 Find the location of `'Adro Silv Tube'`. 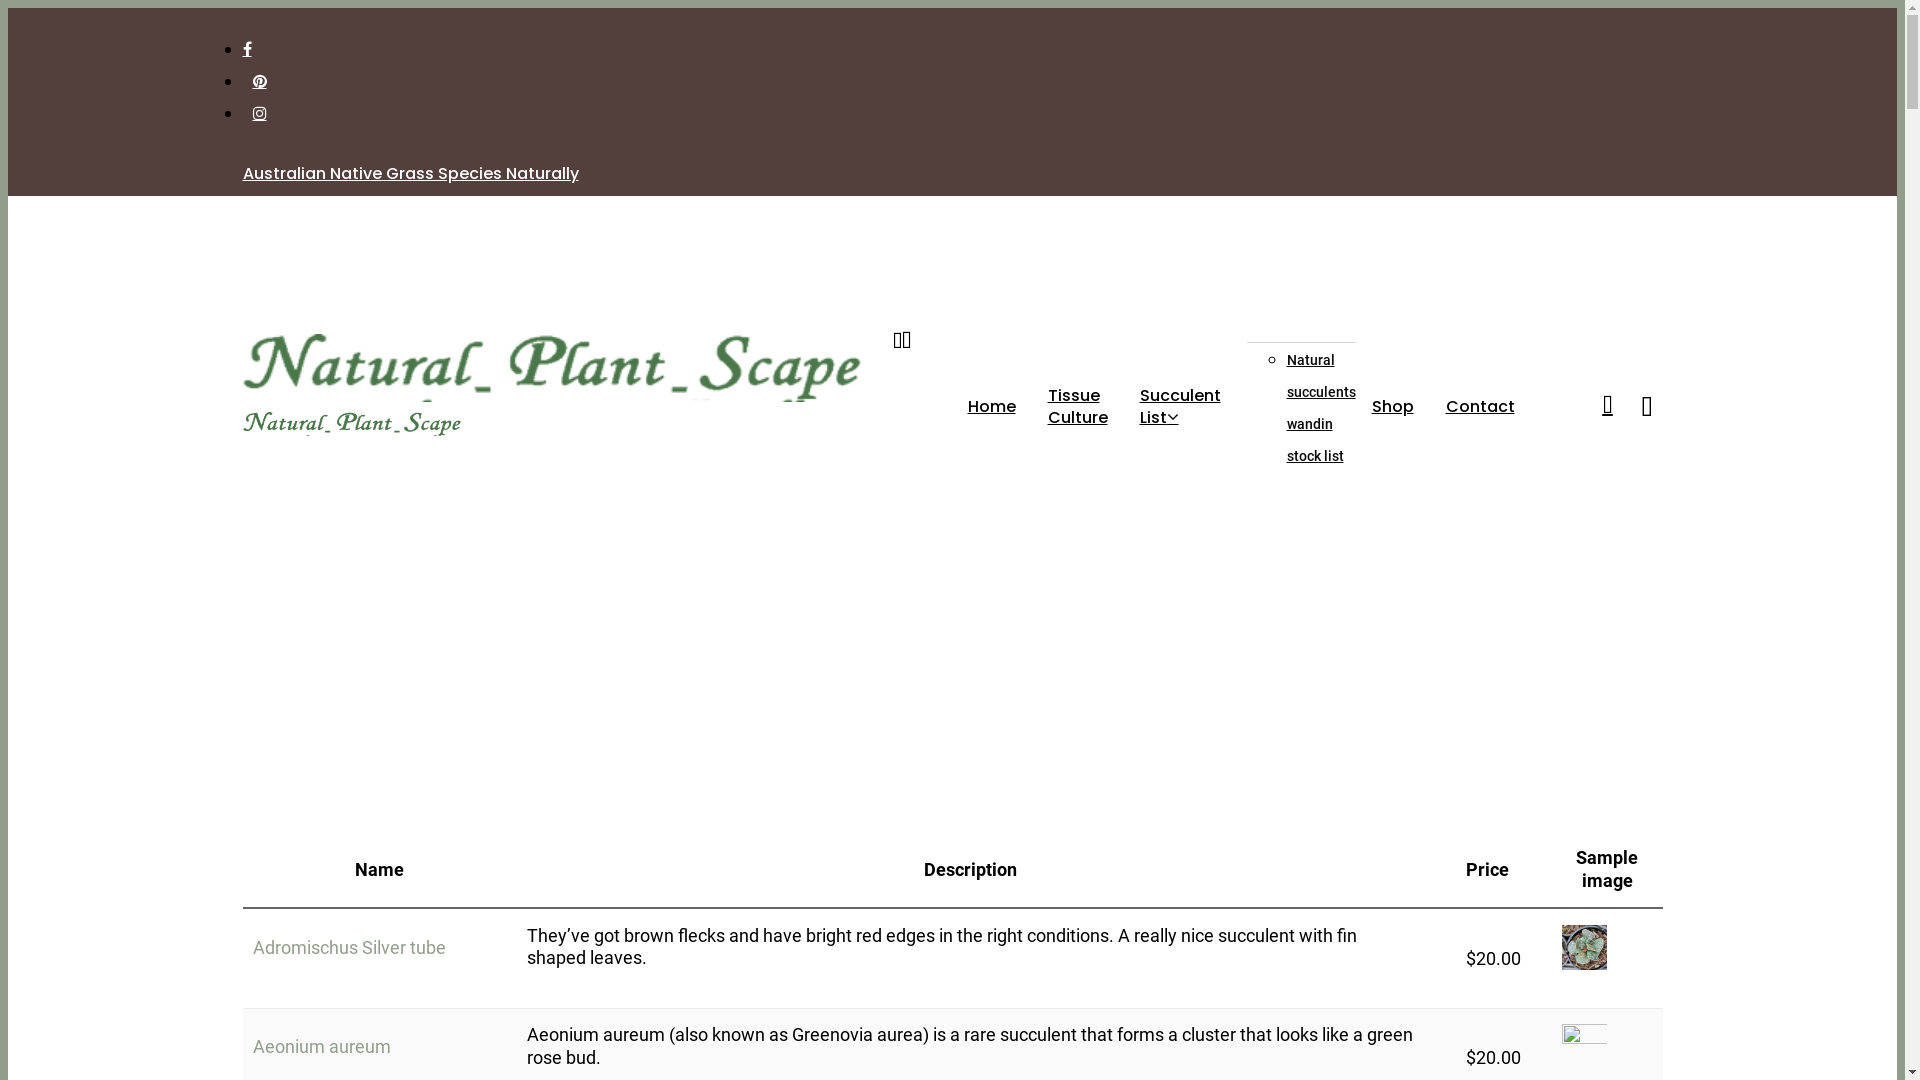

'Adro Silv Tube' is located at coordinates (1560, 946).